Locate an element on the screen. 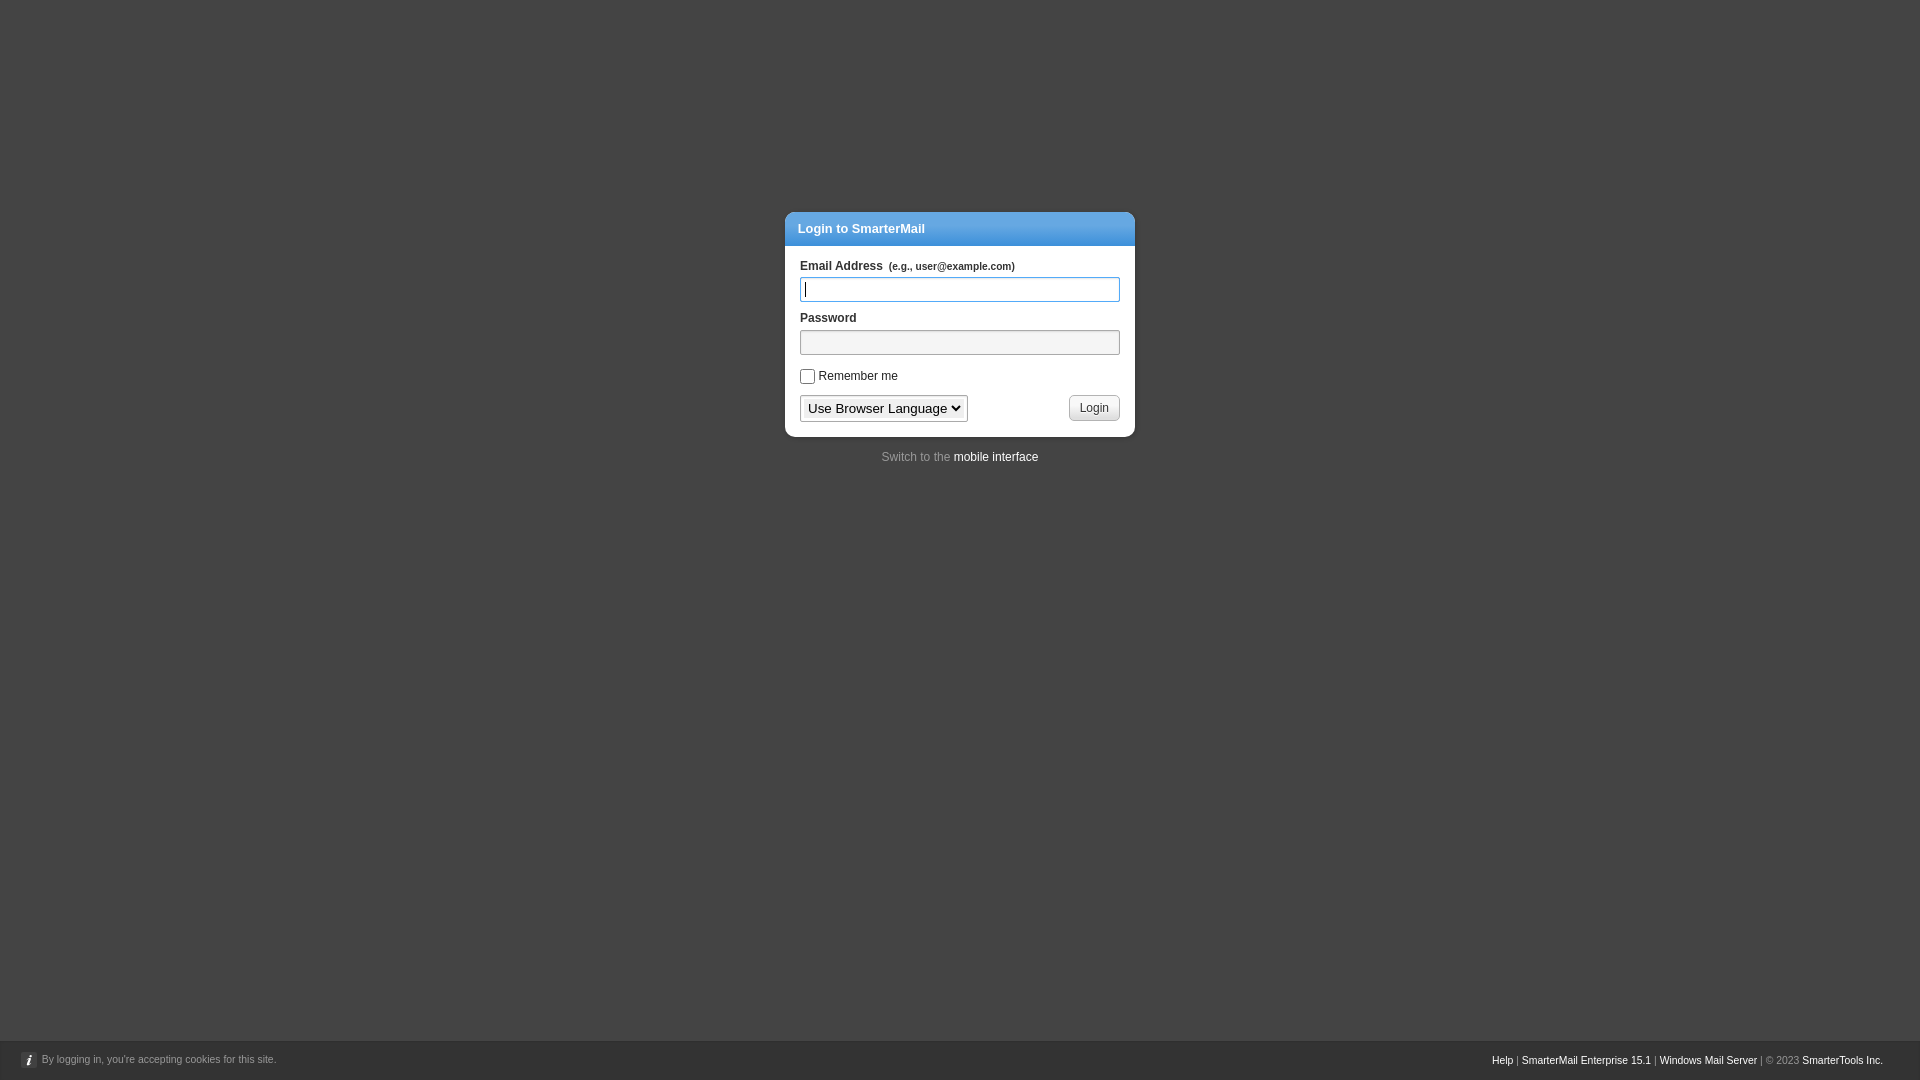 Image resolution: width=1920 pixels, height=1080 pixels. 'mobile interface' is located at coordinates (953, 457).